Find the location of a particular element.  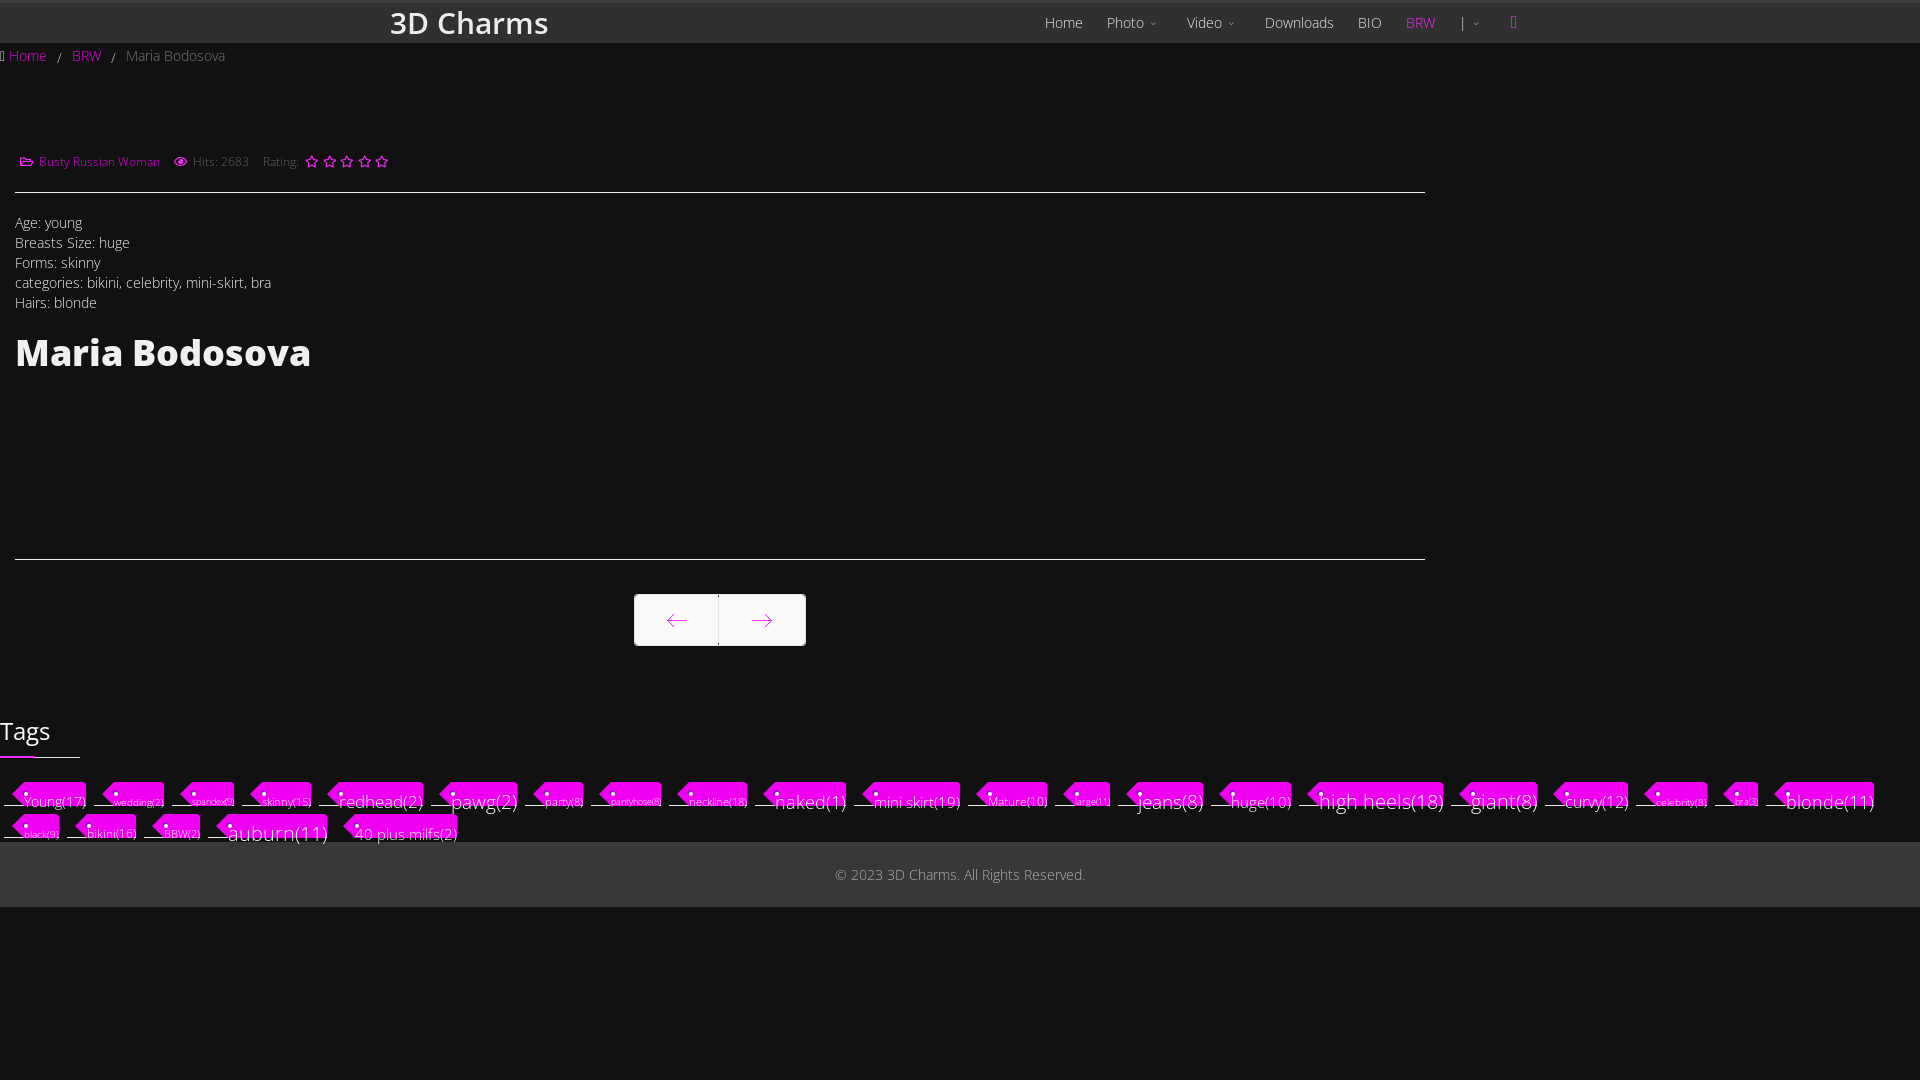

'BRW' is located at coordinates (1419, 23).